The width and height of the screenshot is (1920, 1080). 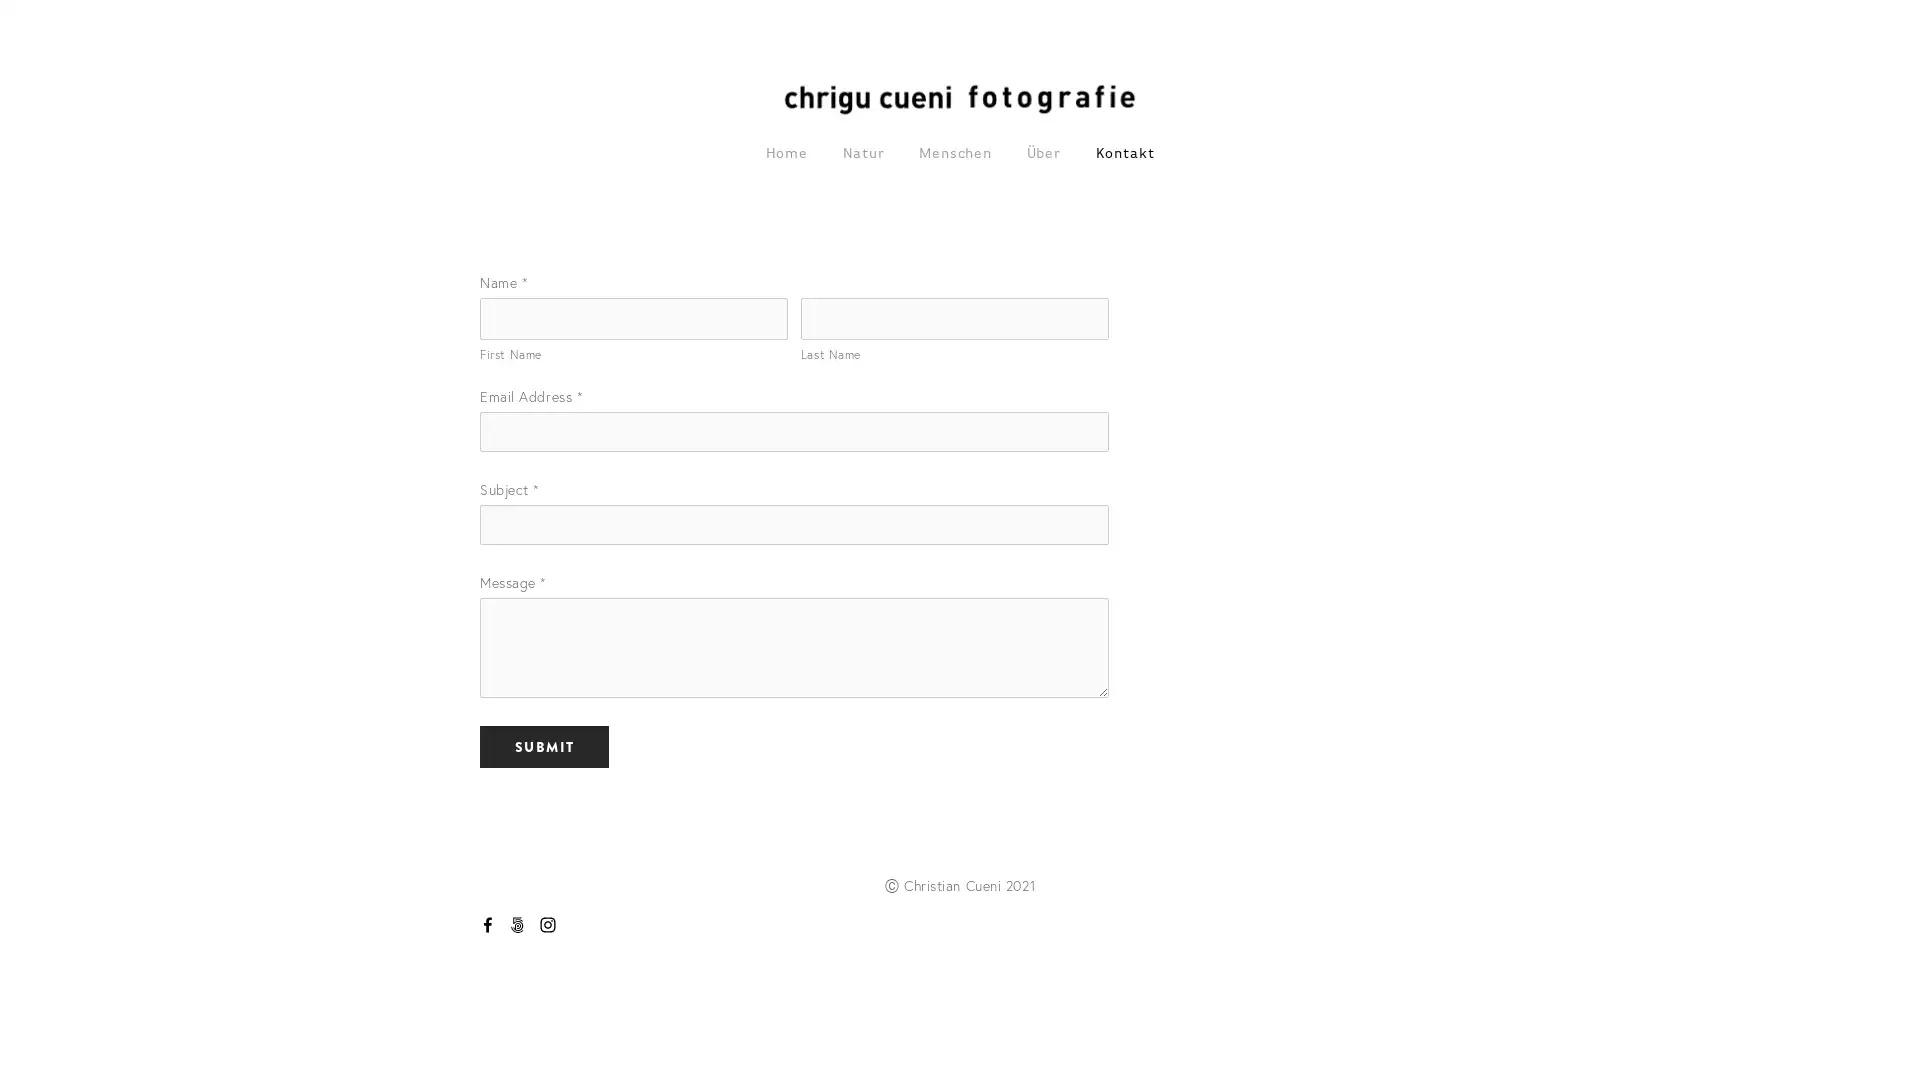 What do you see at coordinates (544, 747) in the screenshot?
I see `Submit` at bounding box center [544, 747].